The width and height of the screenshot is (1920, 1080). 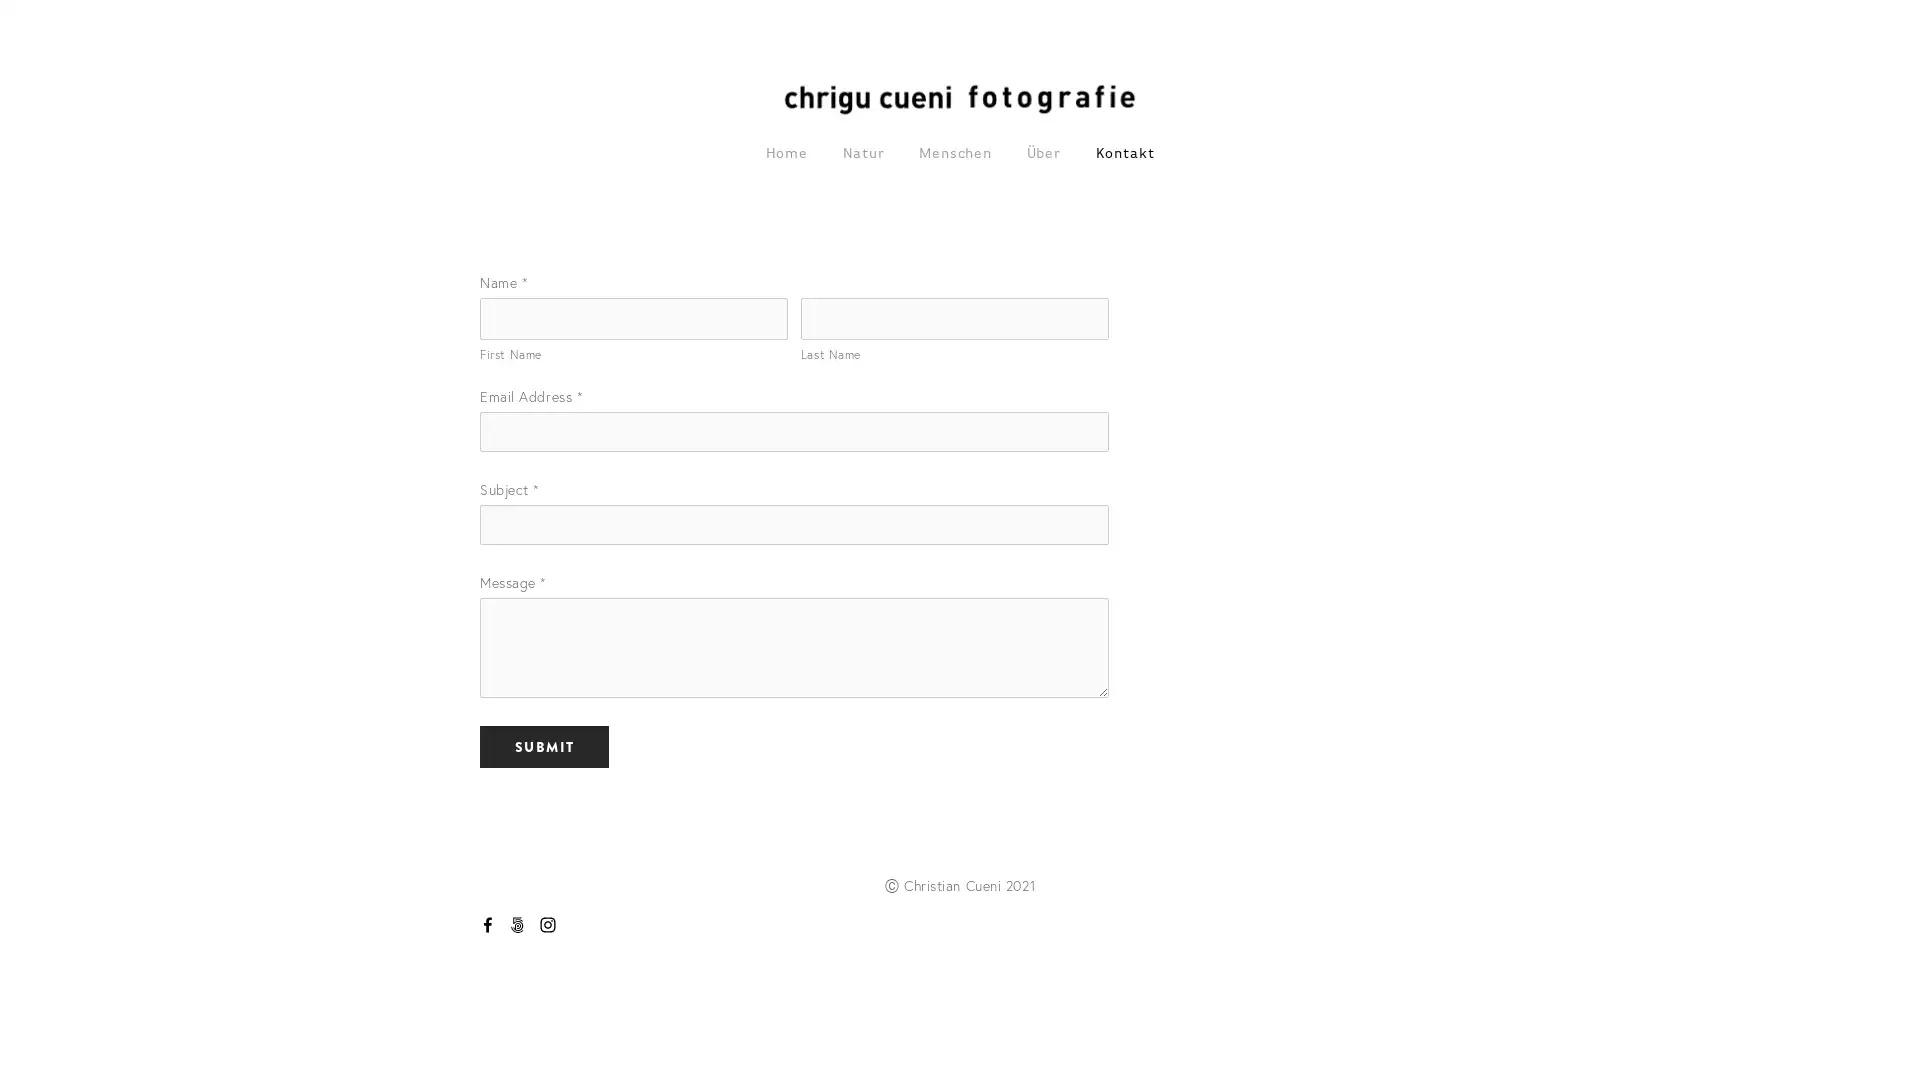 What do you see at coordinates (544, 747) in the screenshot?
I see `Submit` at bounding box center [544, 747].